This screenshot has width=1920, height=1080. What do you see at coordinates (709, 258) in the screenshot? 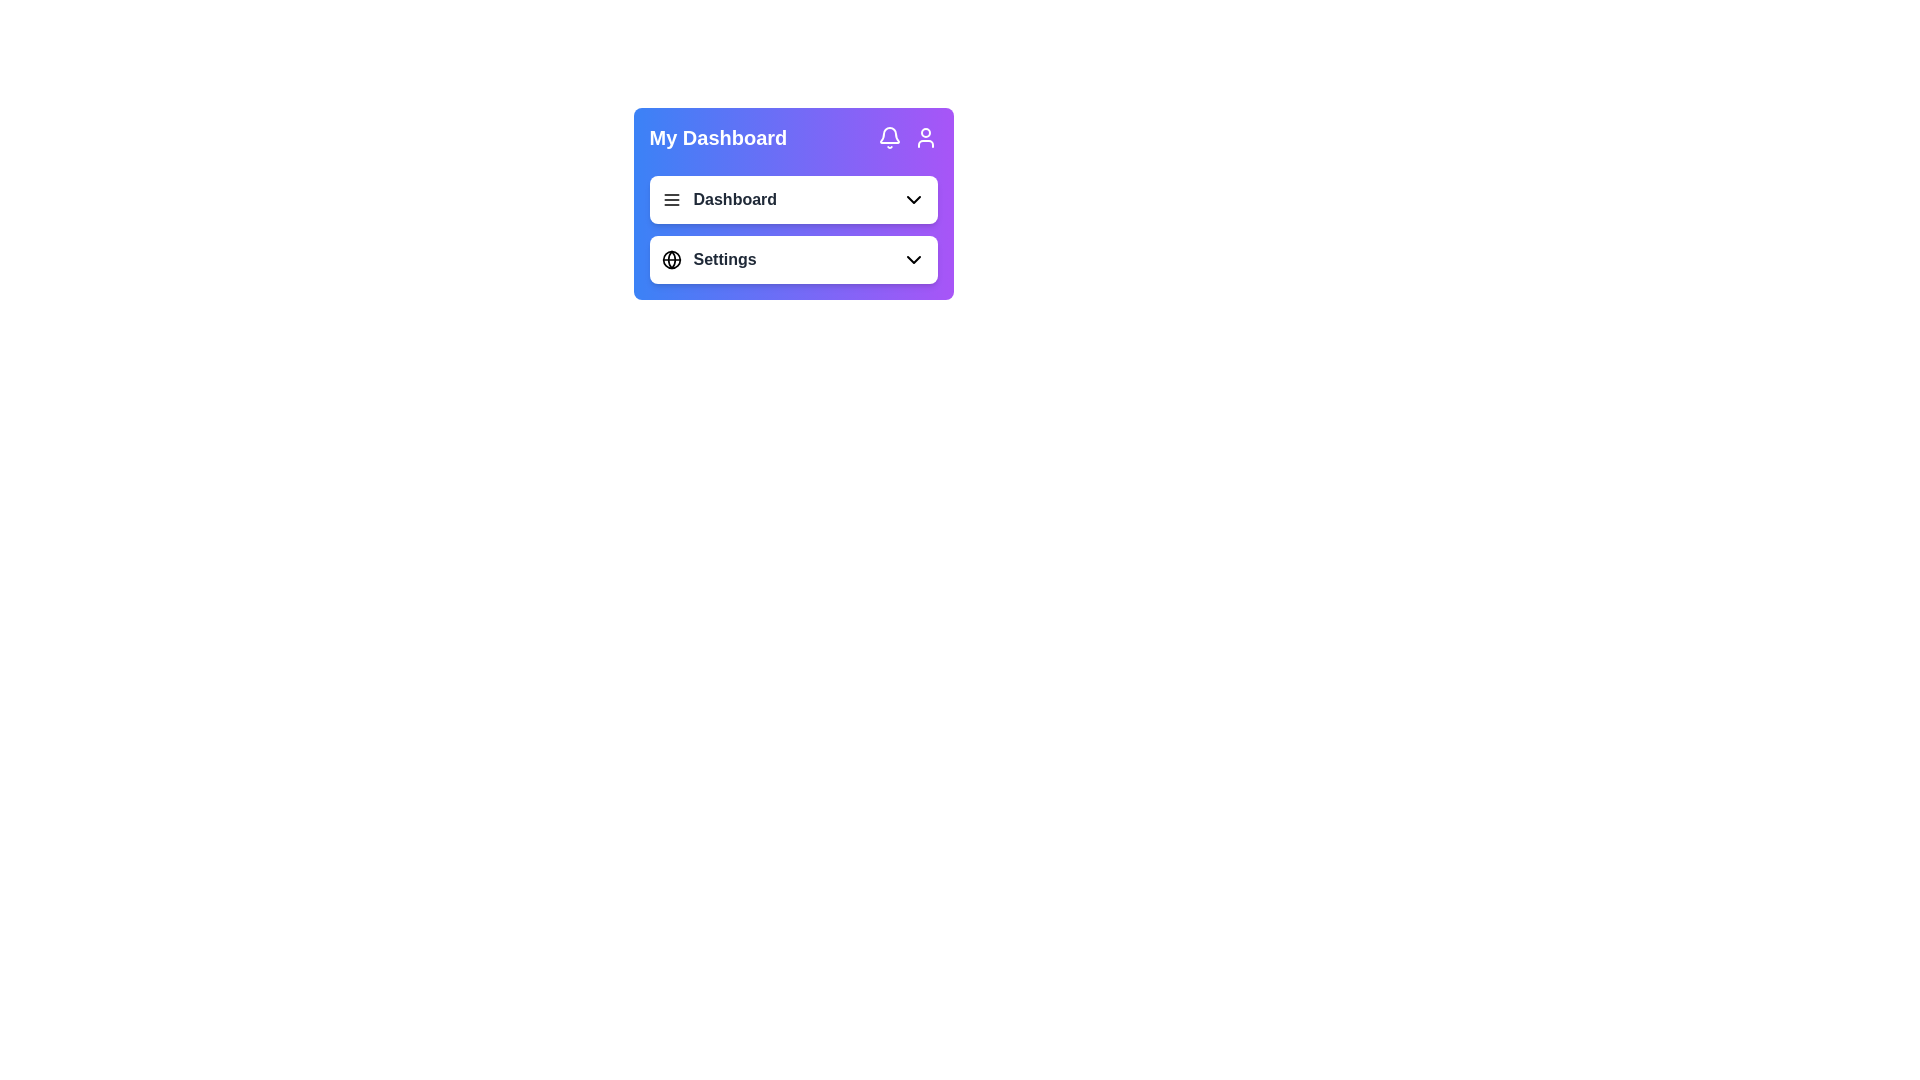
I see `the 'Settings' menu entry, which consists of a globe icon and bold text` at bounding box center [709, 258].